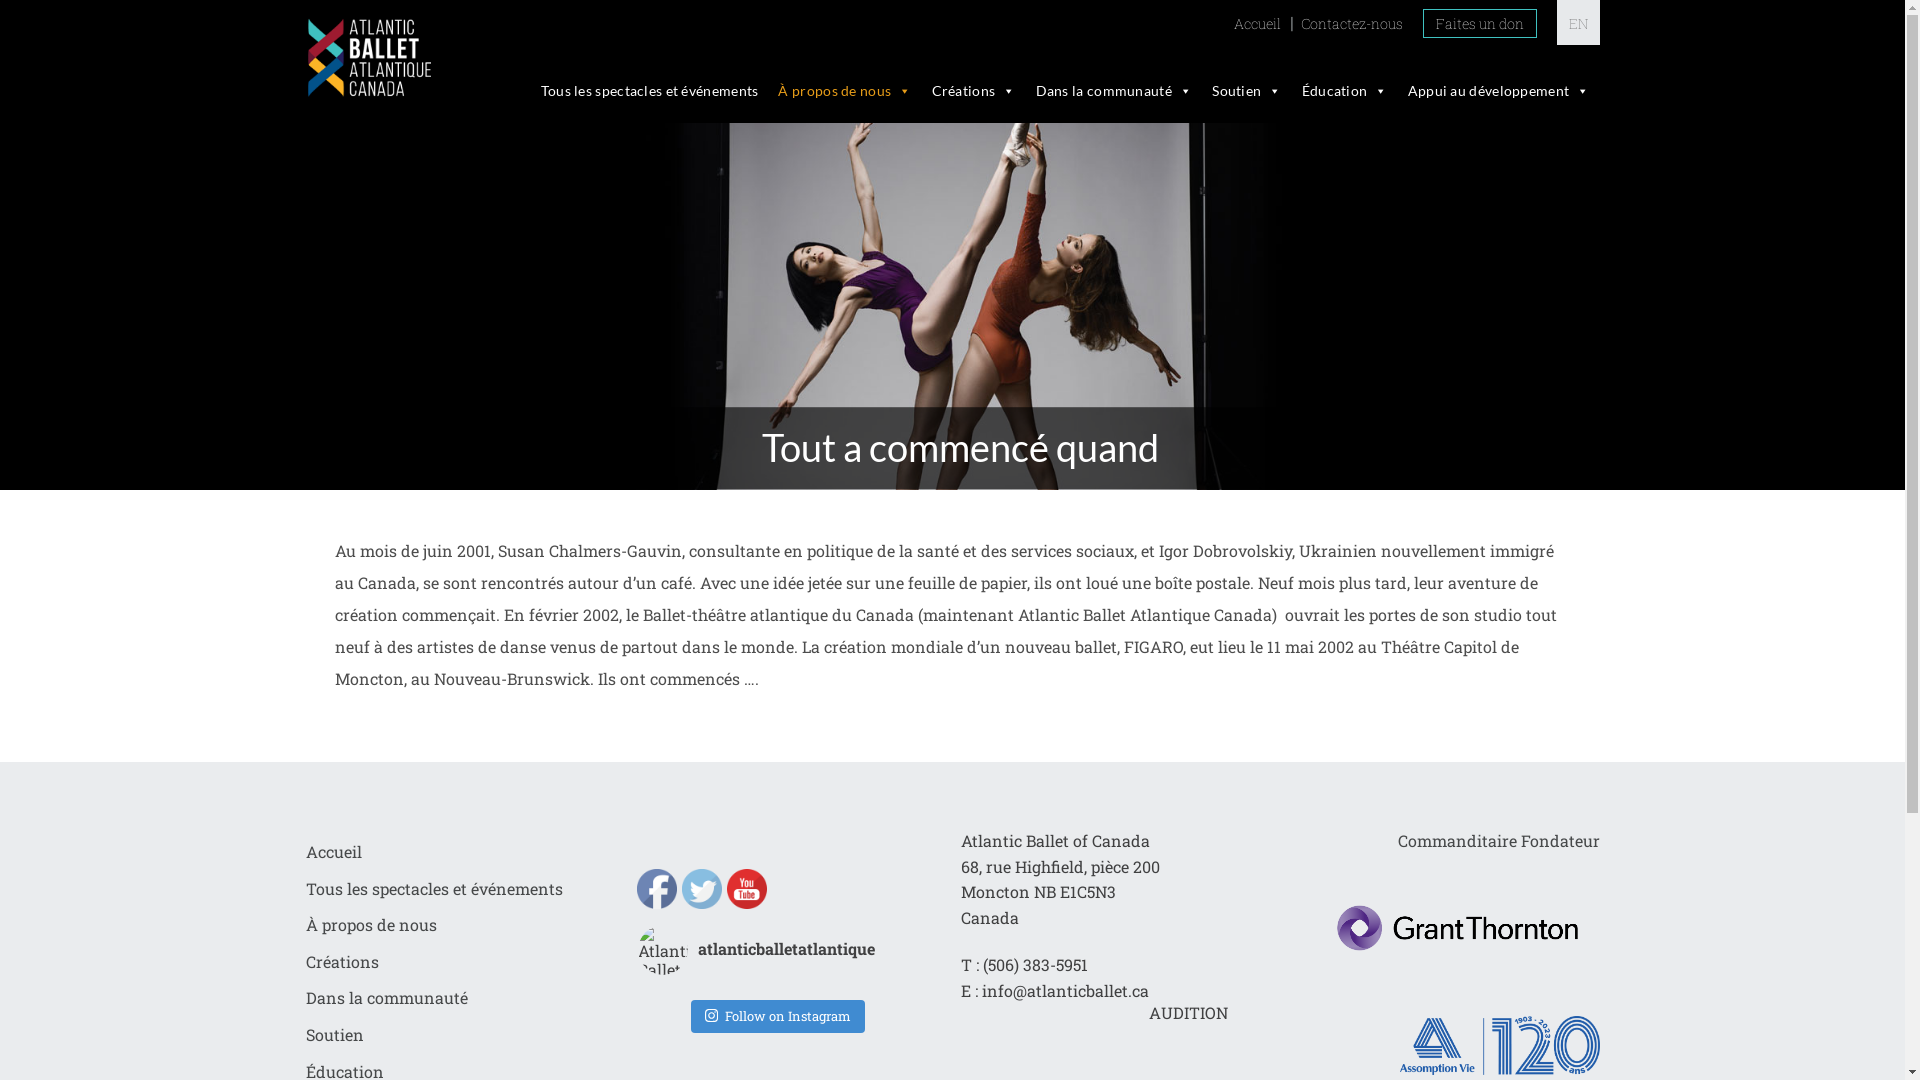  Describe the element at coordinates (334, 851) in the screenshot. I see `'Accueil'` at that location.